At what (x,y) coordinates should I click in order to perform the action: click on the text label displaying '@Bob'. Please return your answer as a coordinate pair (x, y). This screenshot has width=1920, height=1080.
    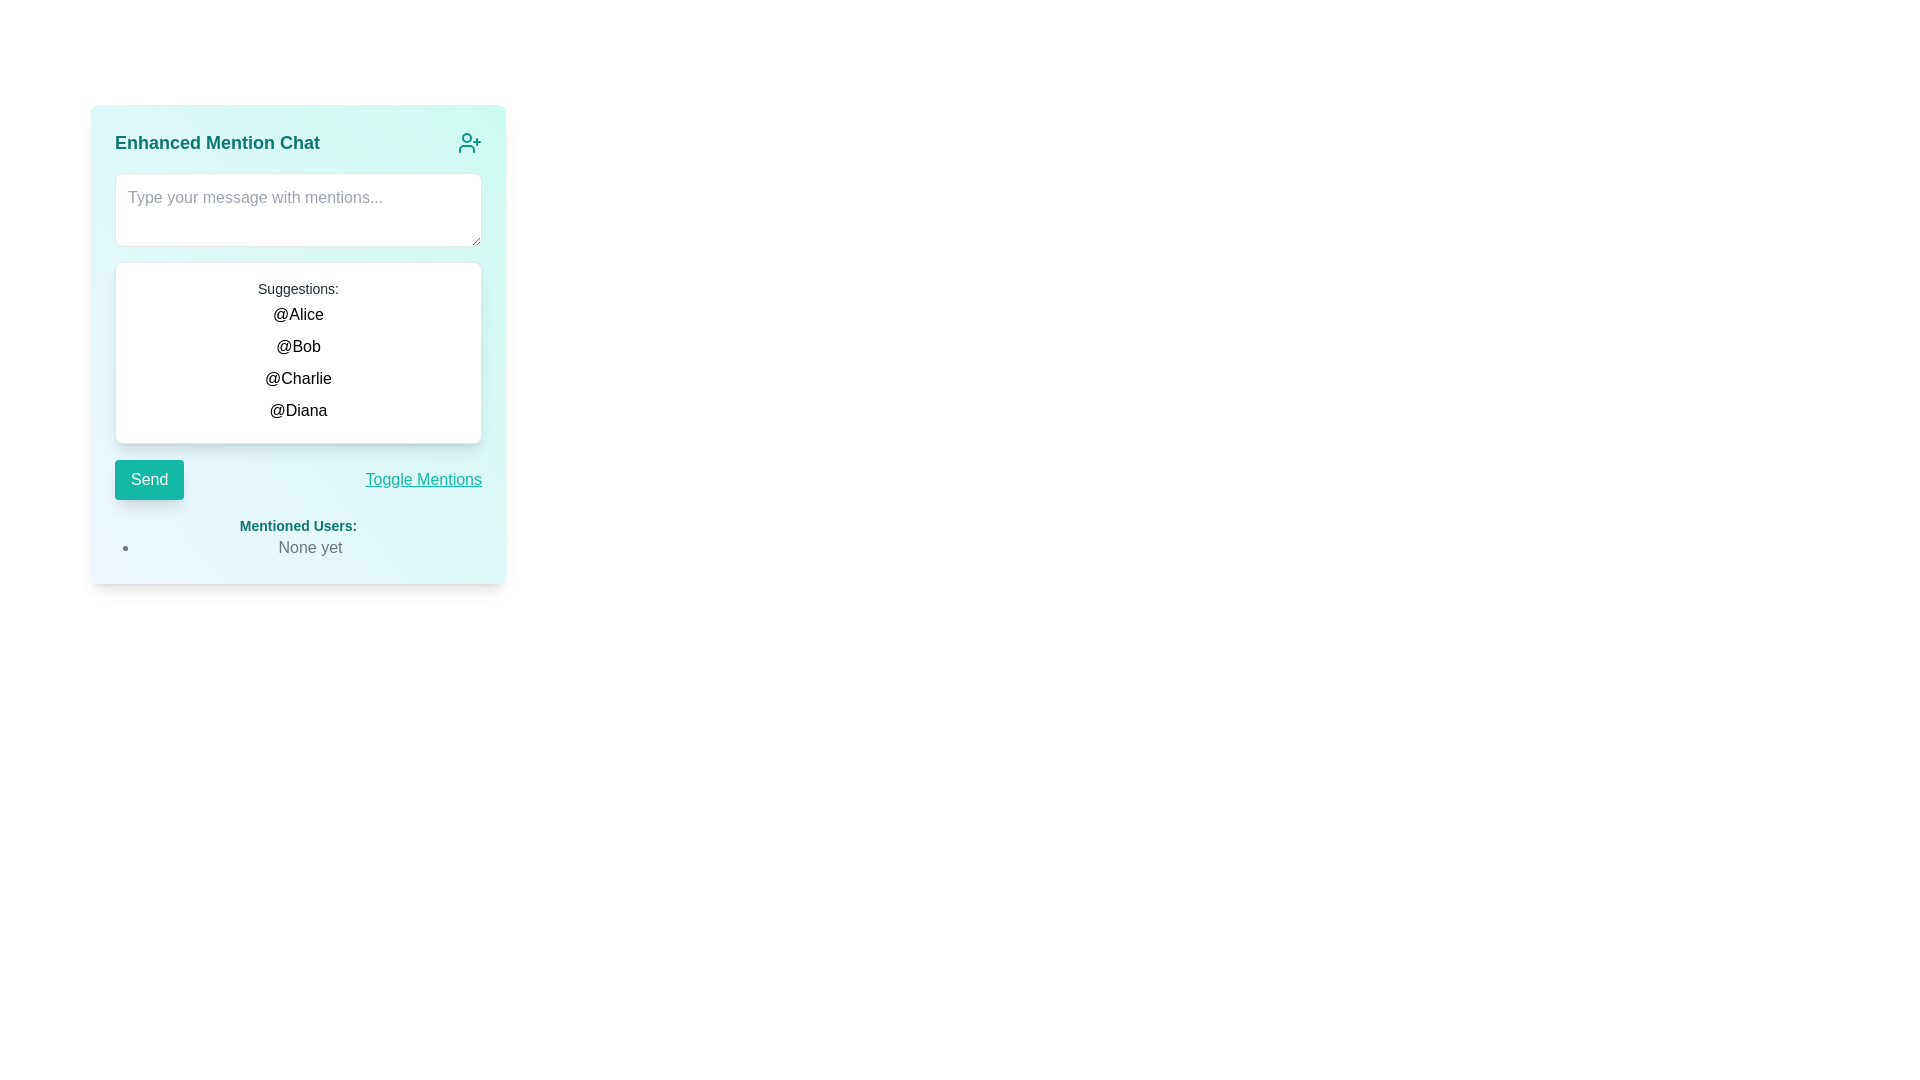
    Looking at the image, I should click on (297, 346).